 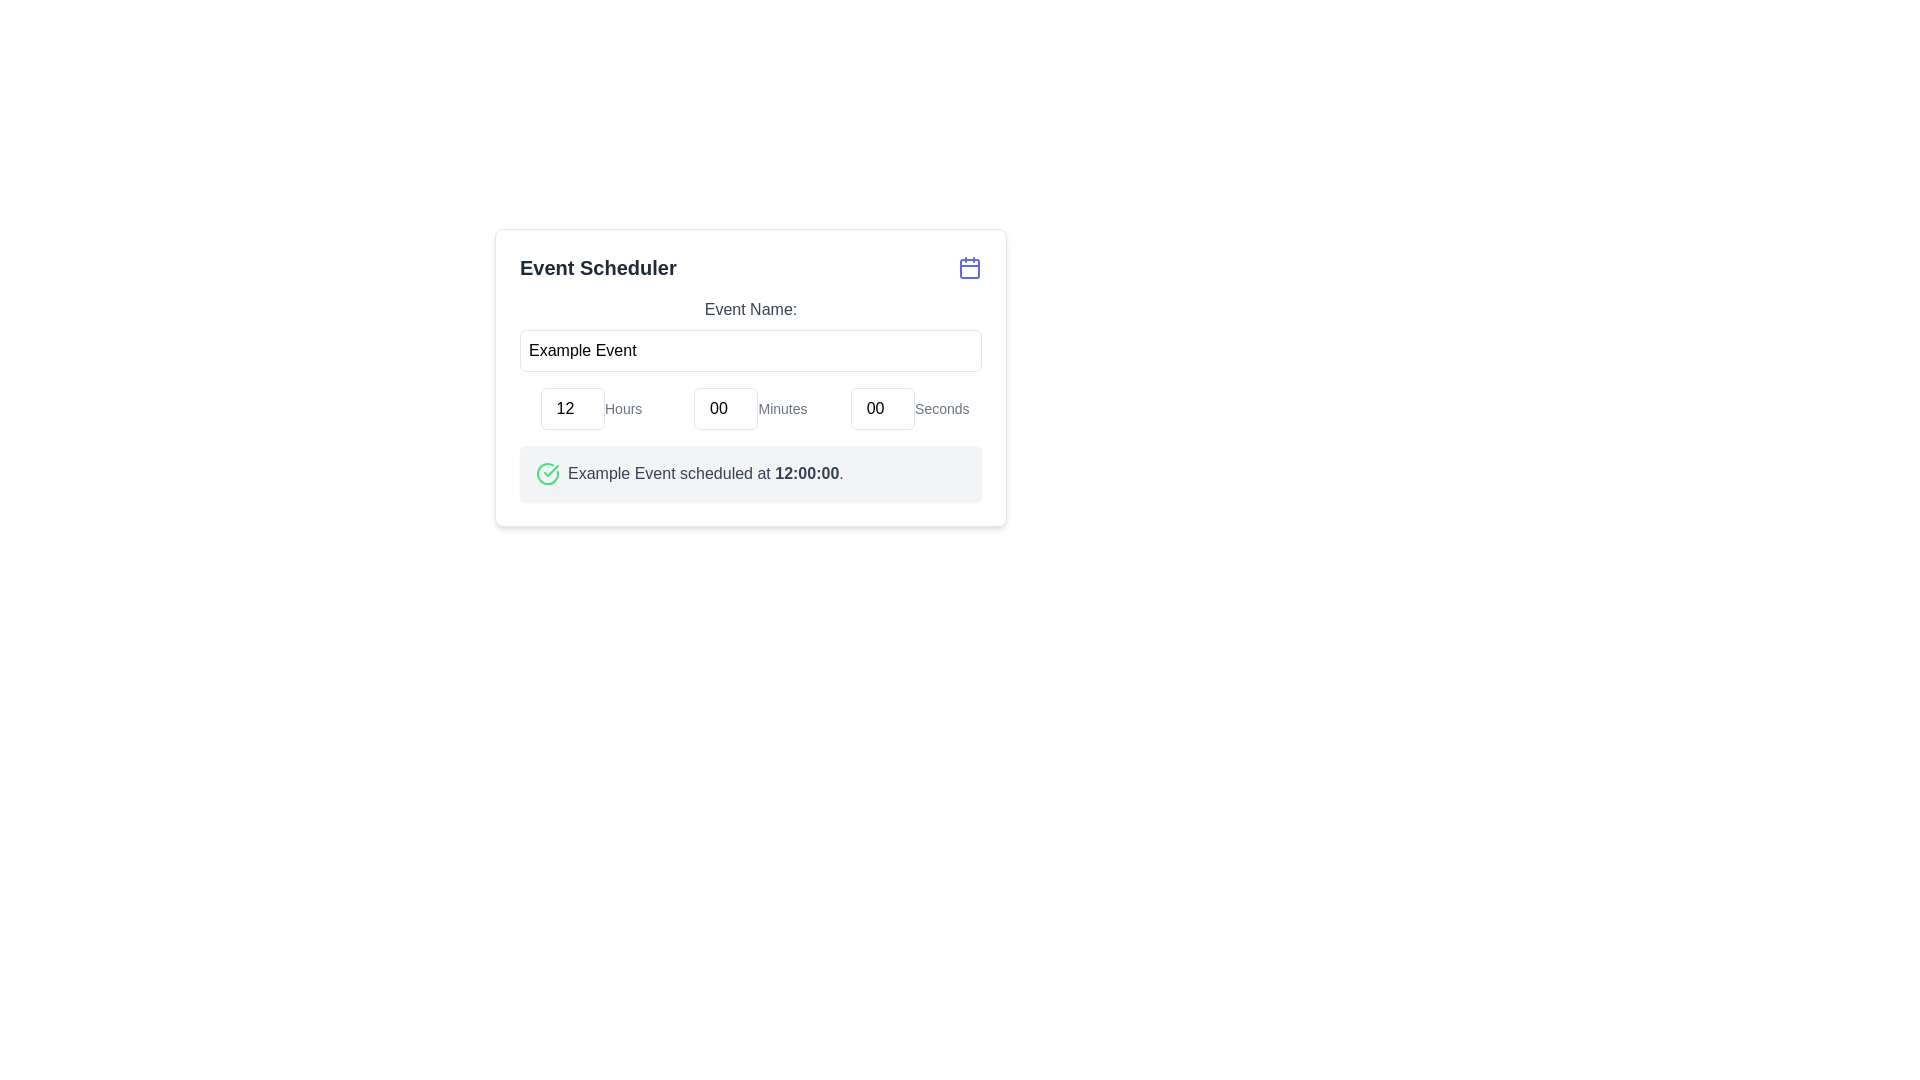 What do you see at coordinates (807, 473) in the screenshot?
I see `the static text displaying the time '12:00:00' which is part of the confirmation statement 'Example Event scheduled at 12:00:00.'` at bounding box center [807, 473].